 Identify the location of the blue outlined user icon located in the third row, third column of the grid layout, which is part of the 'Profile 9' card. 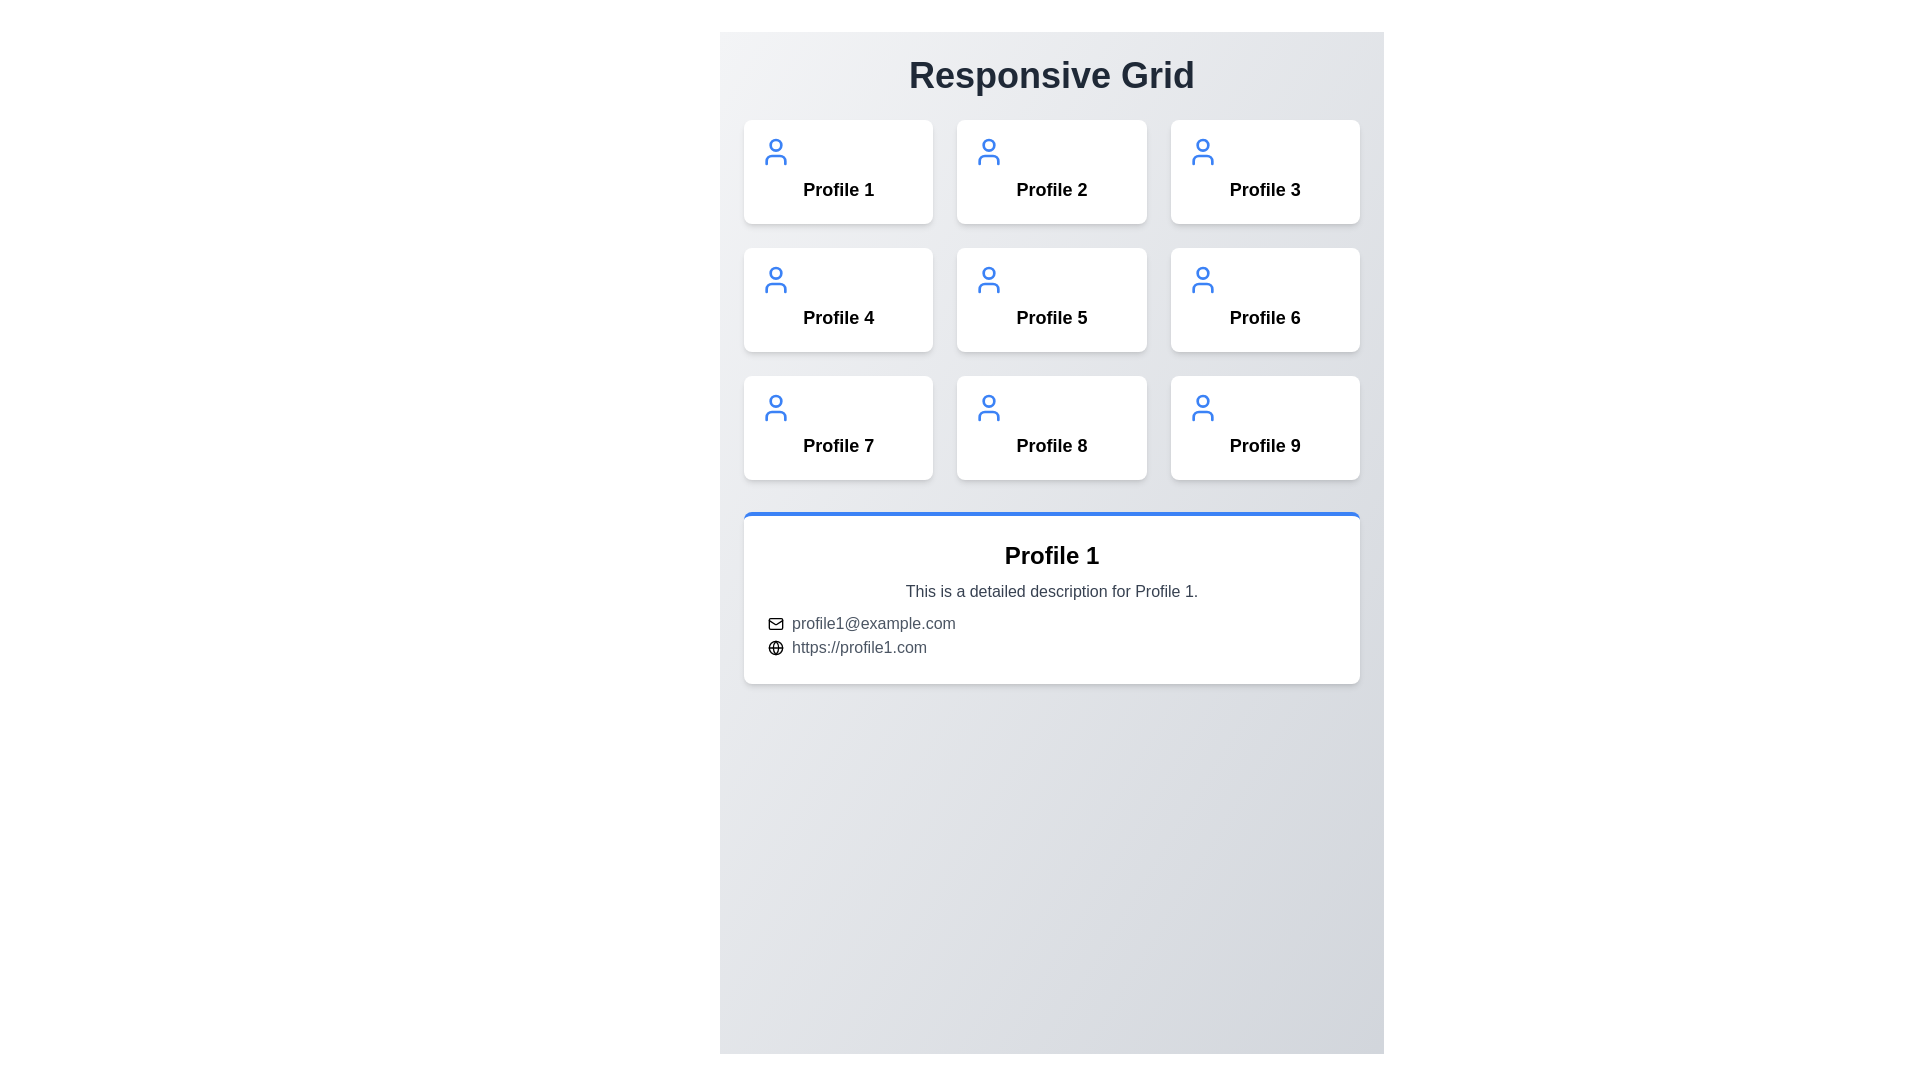
(1201, 407).